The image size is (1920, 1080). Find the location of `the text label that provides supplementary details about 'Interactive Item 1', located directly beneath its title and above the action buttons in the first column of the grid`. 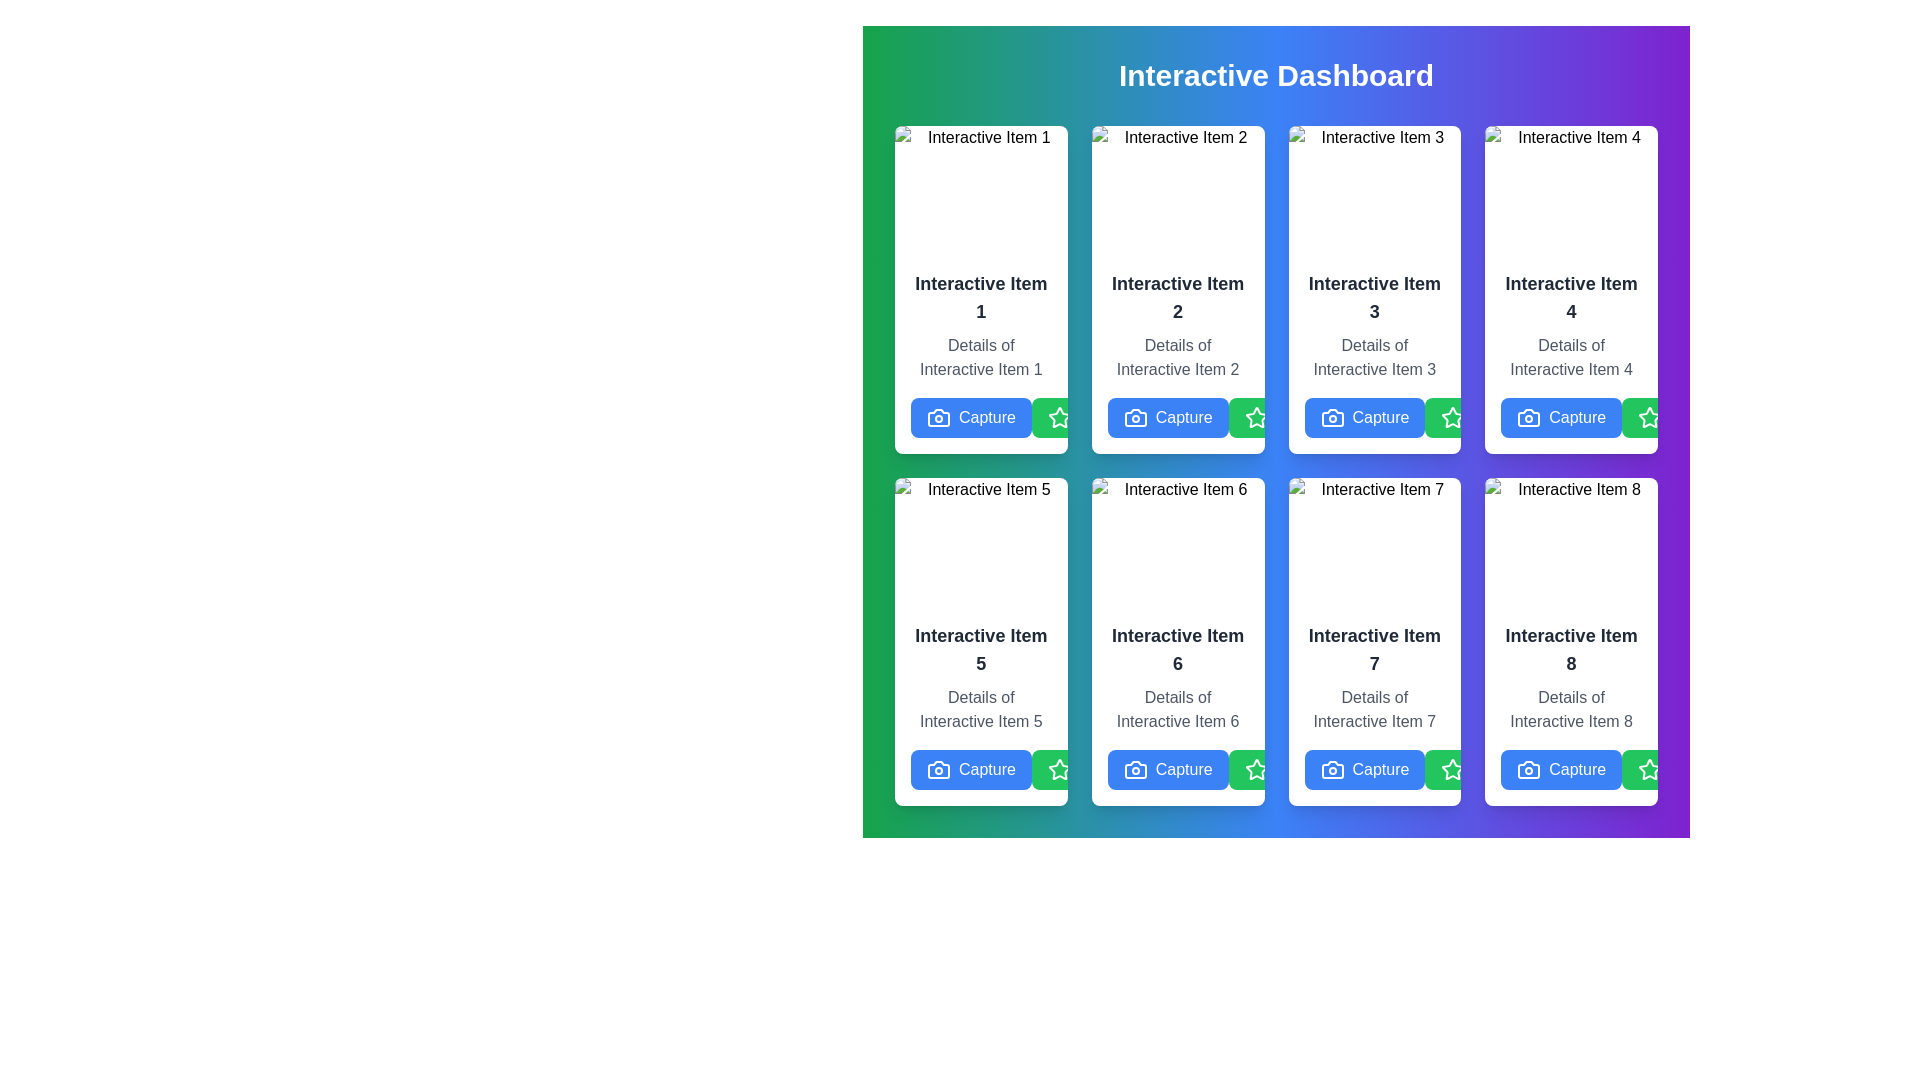

the text label that provides supplementary details about 'Interactive Item 1', located directly beneath its title and above the action buttons in the first column of the grid is located at coordinates (981, 357).